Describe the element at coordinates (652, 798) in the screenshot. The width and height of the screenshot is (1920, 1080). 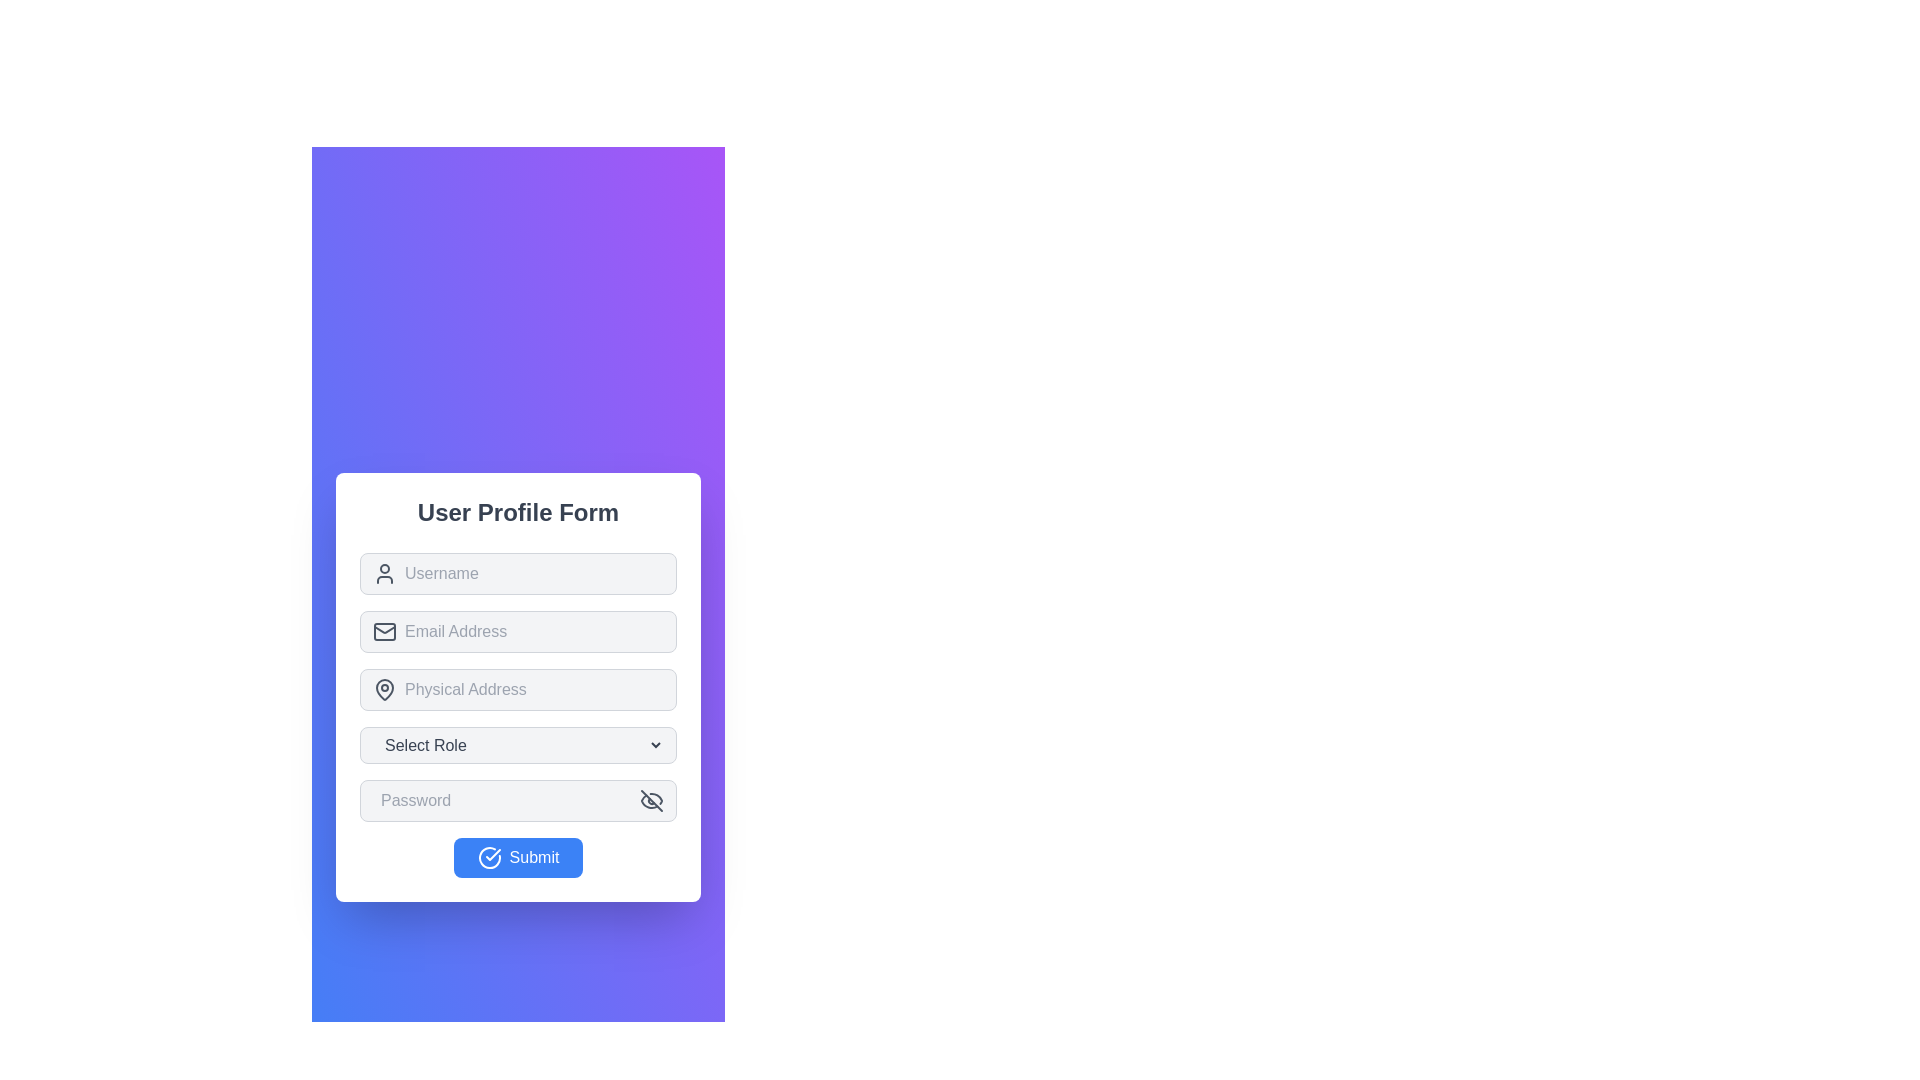
I see `the 'eye crossed out' button at the right end of the 'Password' input field` at that location.